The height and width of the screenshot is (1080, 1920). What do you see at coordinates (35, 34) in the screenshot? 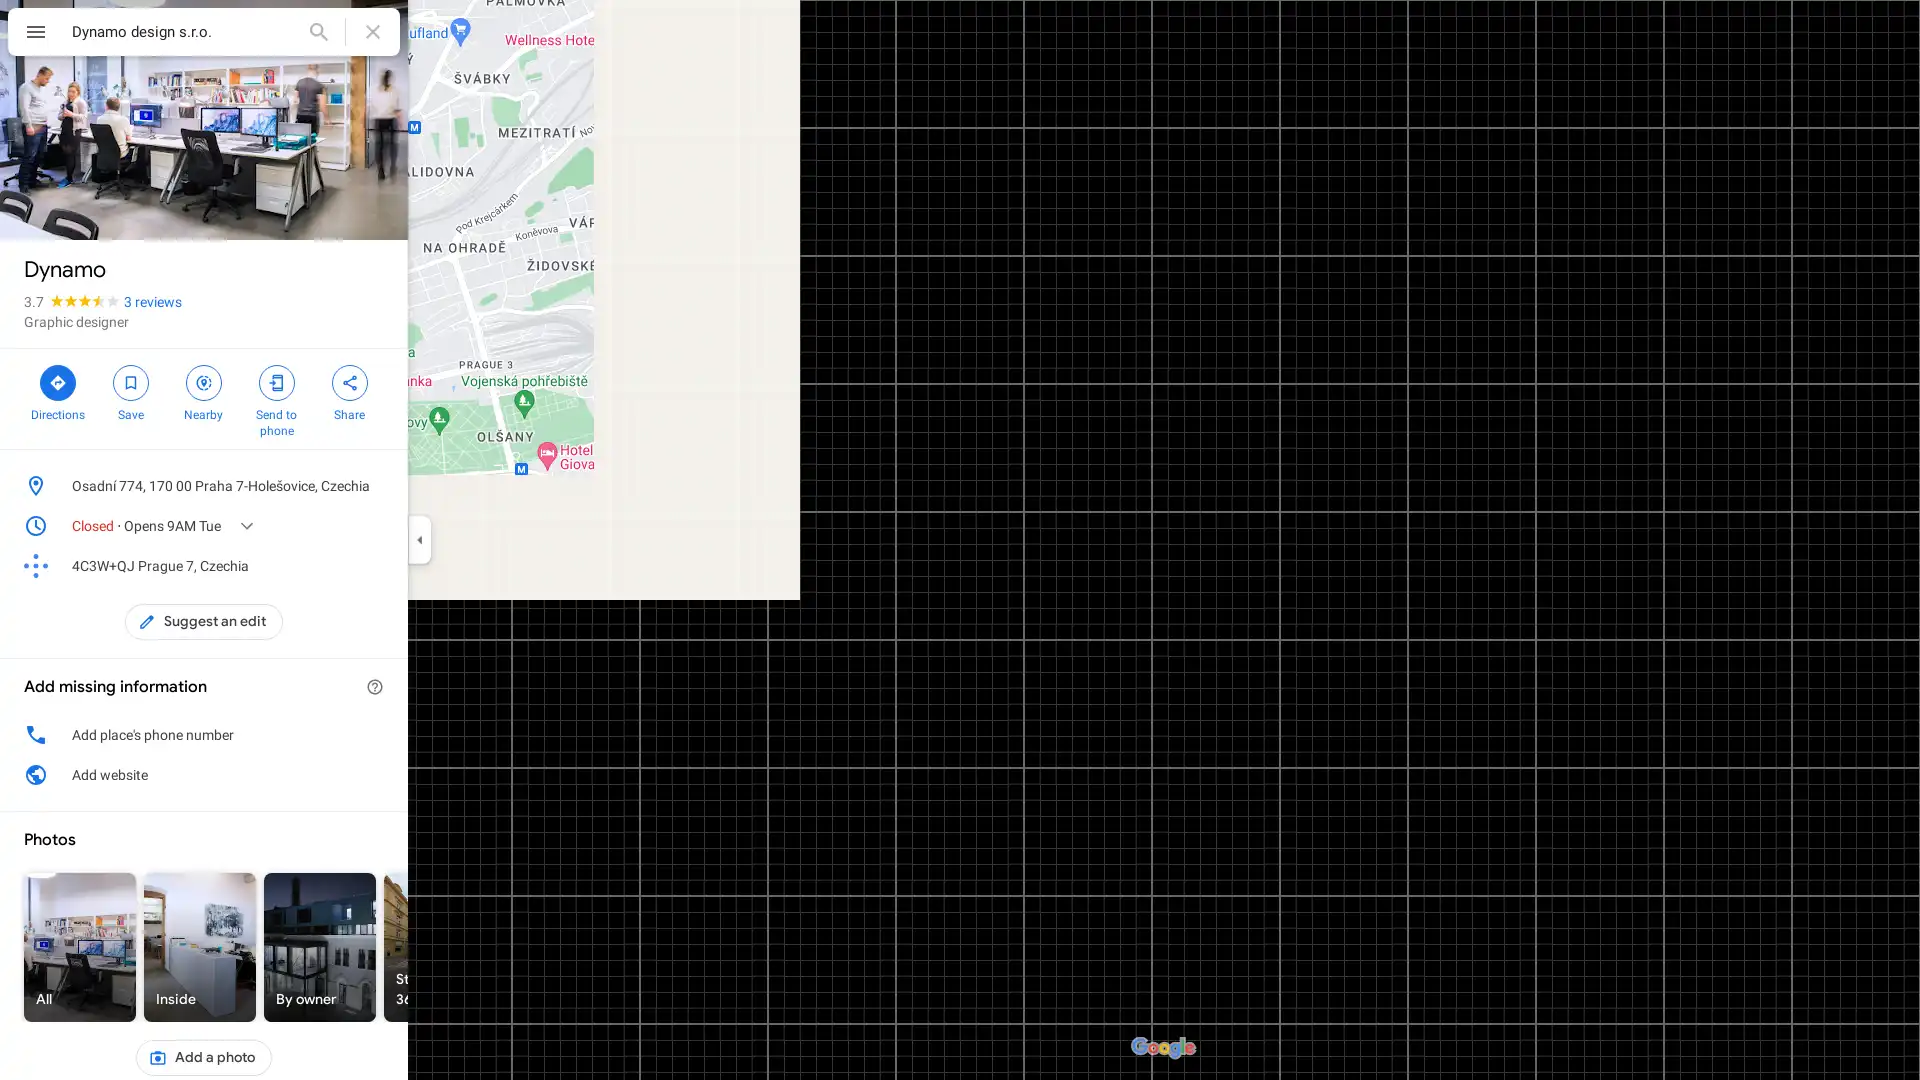
I see `Menu` at bounding box center [35, 34].